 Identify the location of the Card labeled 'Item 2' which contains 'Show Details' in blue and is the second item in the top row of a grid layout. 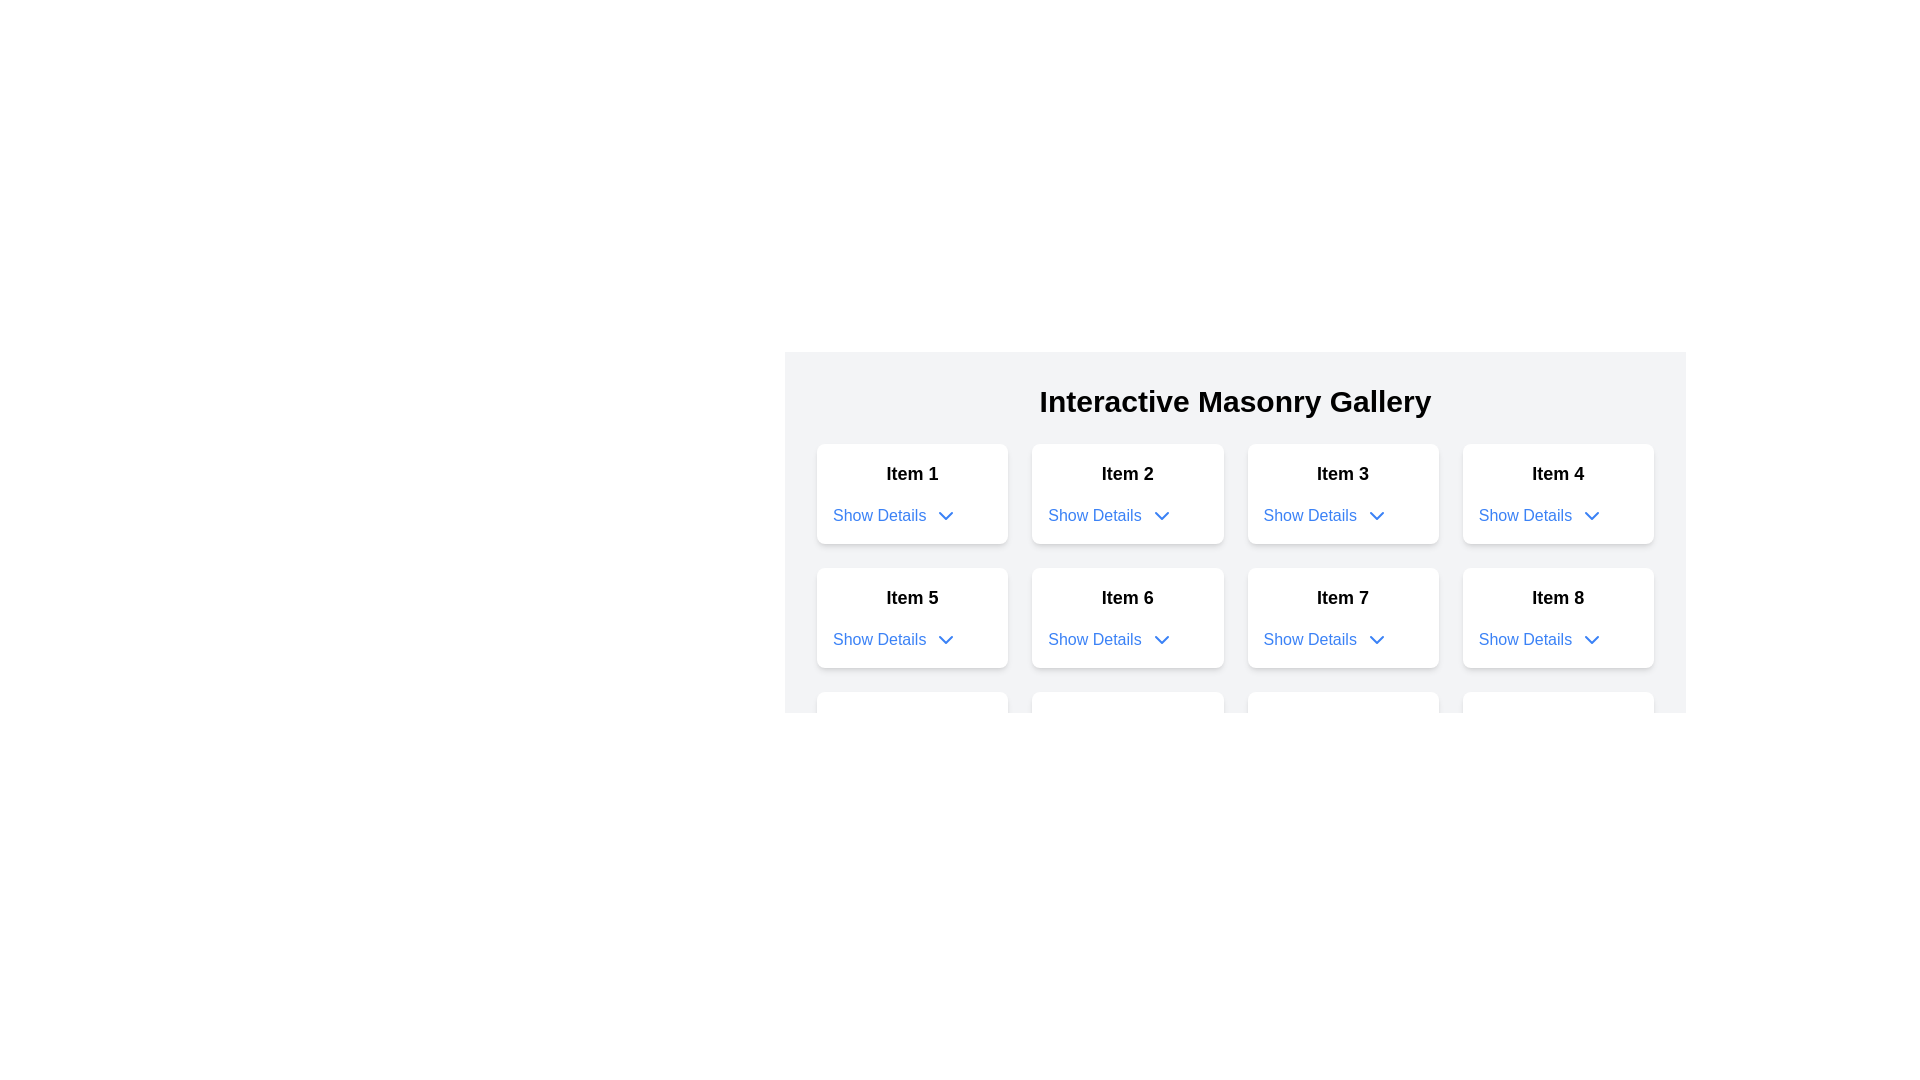
(1127, 493).